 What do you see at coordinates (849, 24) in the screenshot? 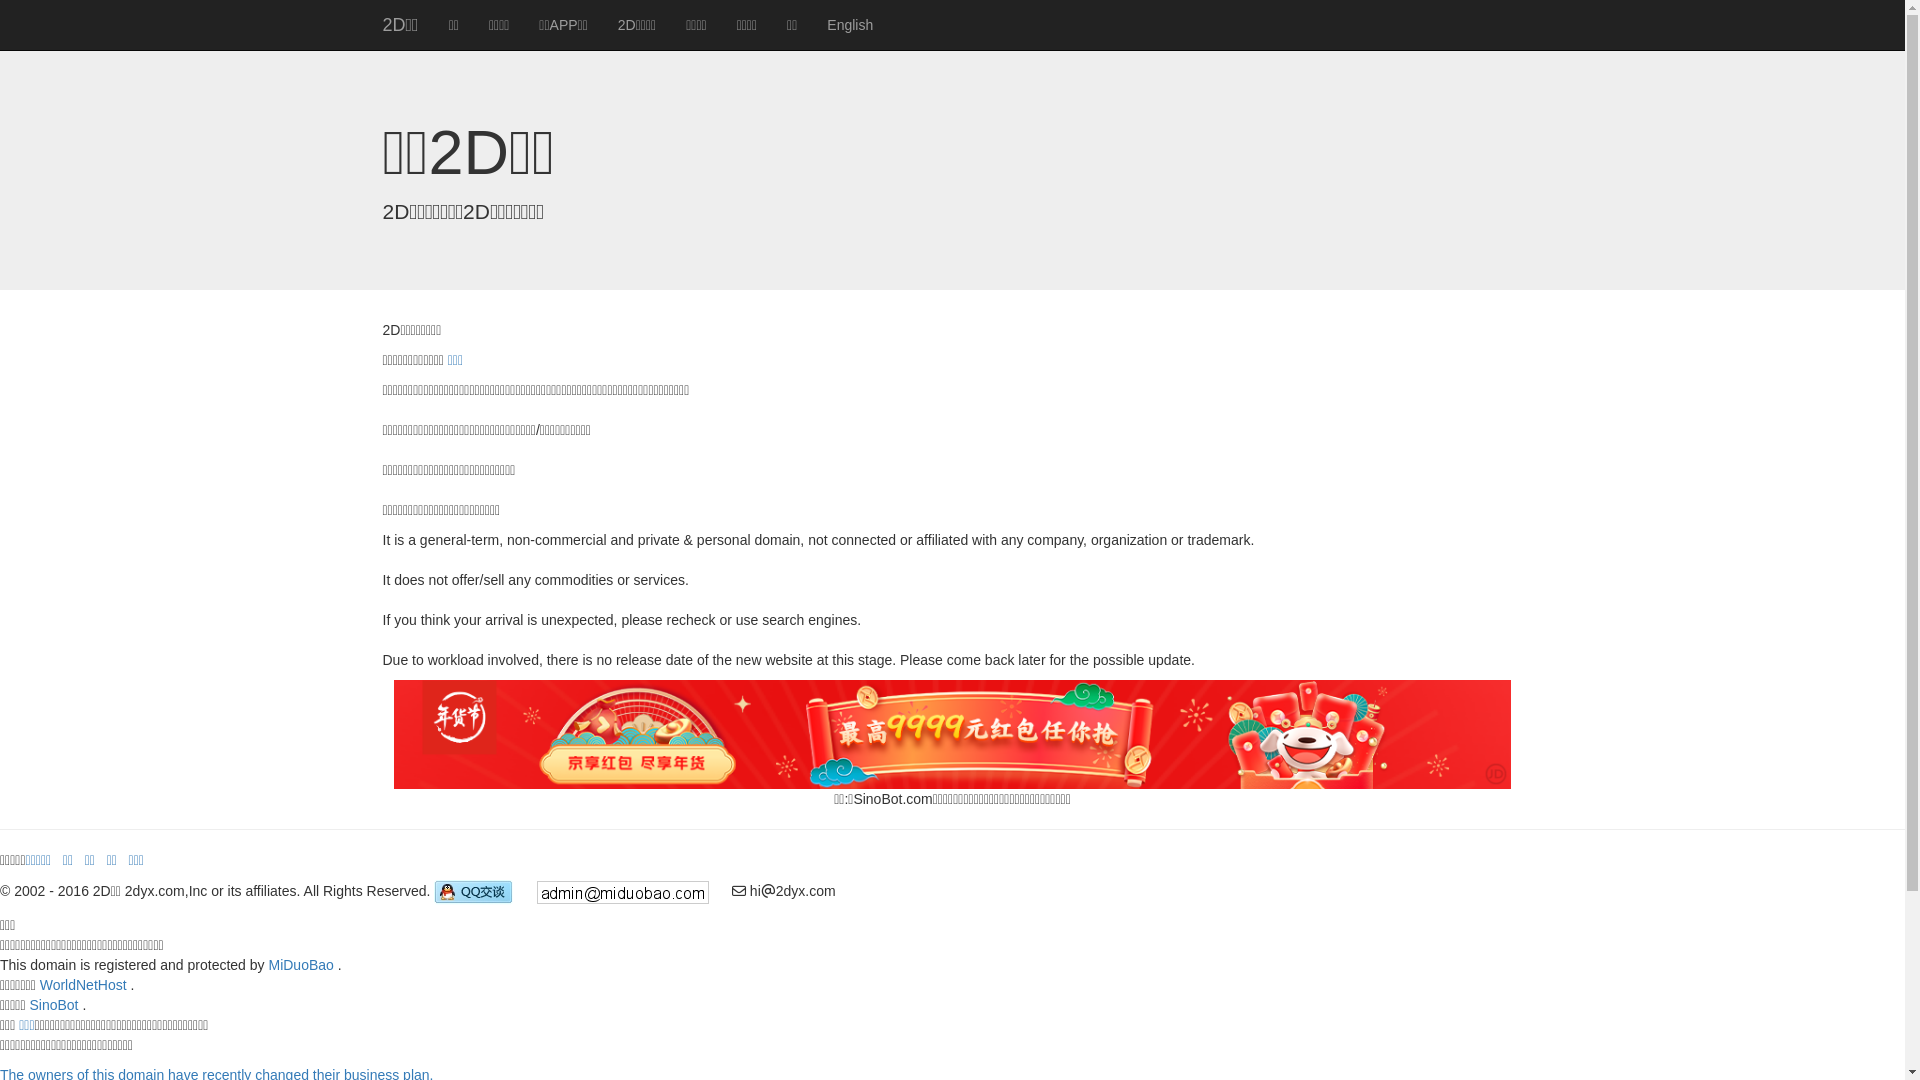
I see `'English'` at bounding box center [849, 24].